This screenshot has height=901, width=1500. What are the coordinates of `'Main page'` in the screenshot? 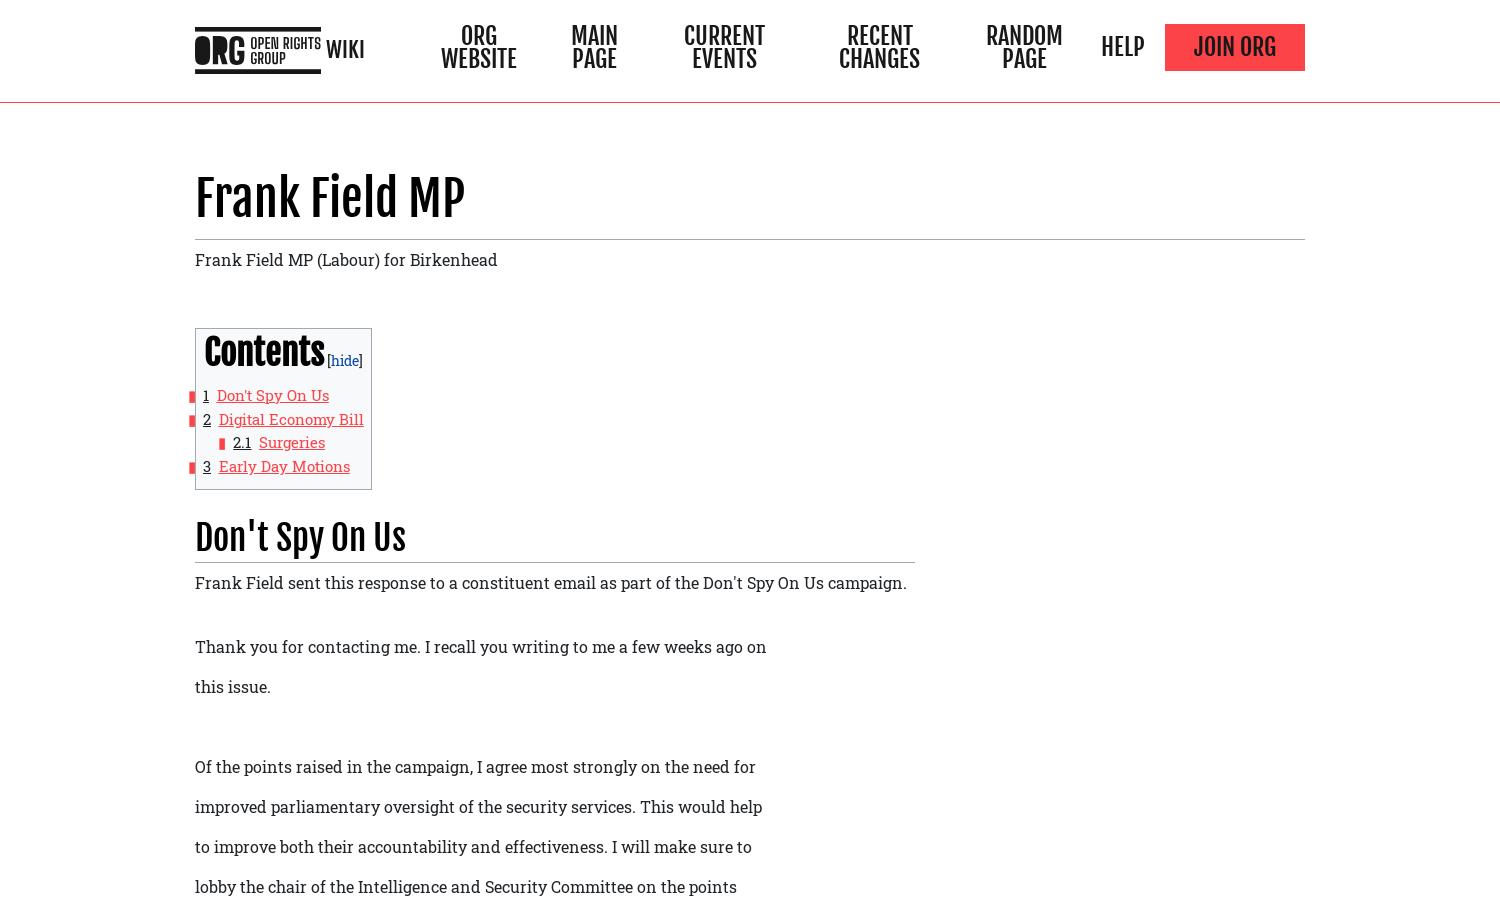 It's located at (592, 46).